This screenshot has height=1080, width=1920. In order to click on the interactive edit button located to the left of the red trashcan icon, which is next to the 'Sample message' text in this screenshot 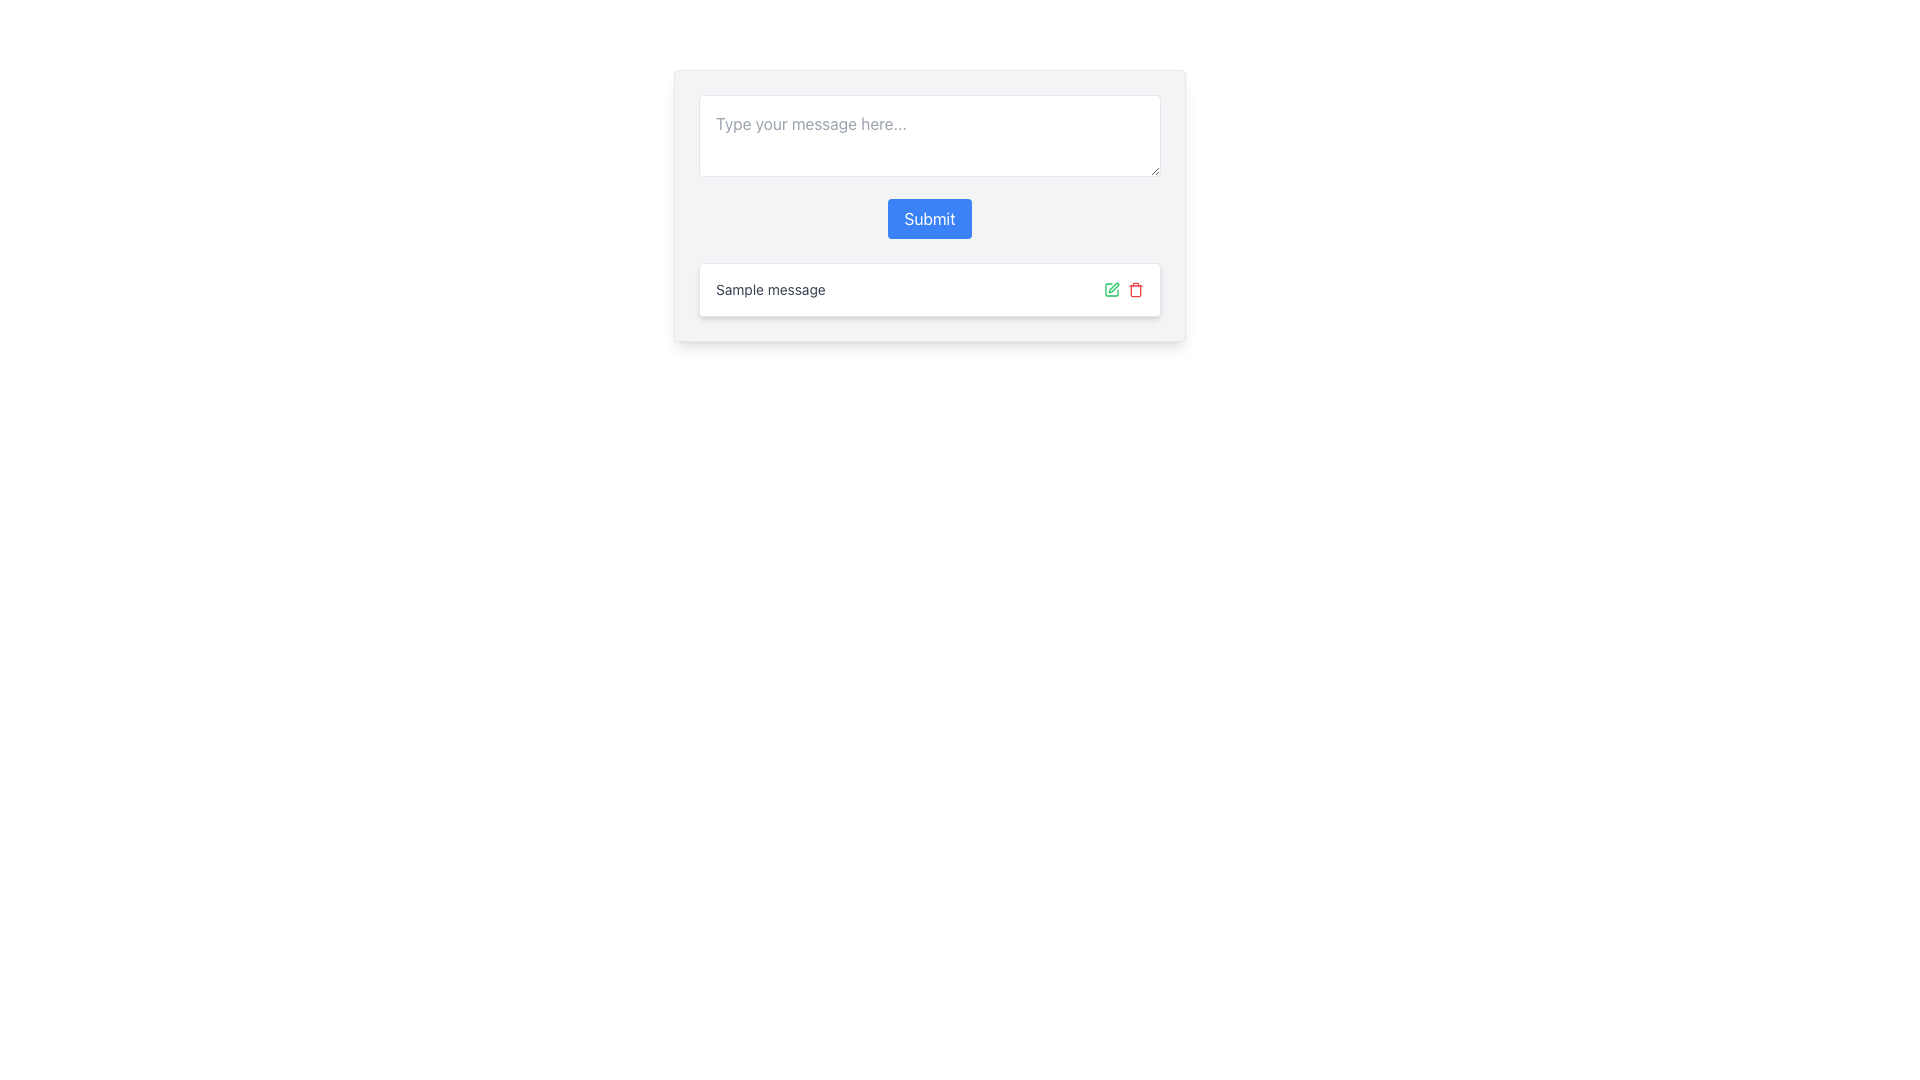, I will do `click(1111, 289)`.